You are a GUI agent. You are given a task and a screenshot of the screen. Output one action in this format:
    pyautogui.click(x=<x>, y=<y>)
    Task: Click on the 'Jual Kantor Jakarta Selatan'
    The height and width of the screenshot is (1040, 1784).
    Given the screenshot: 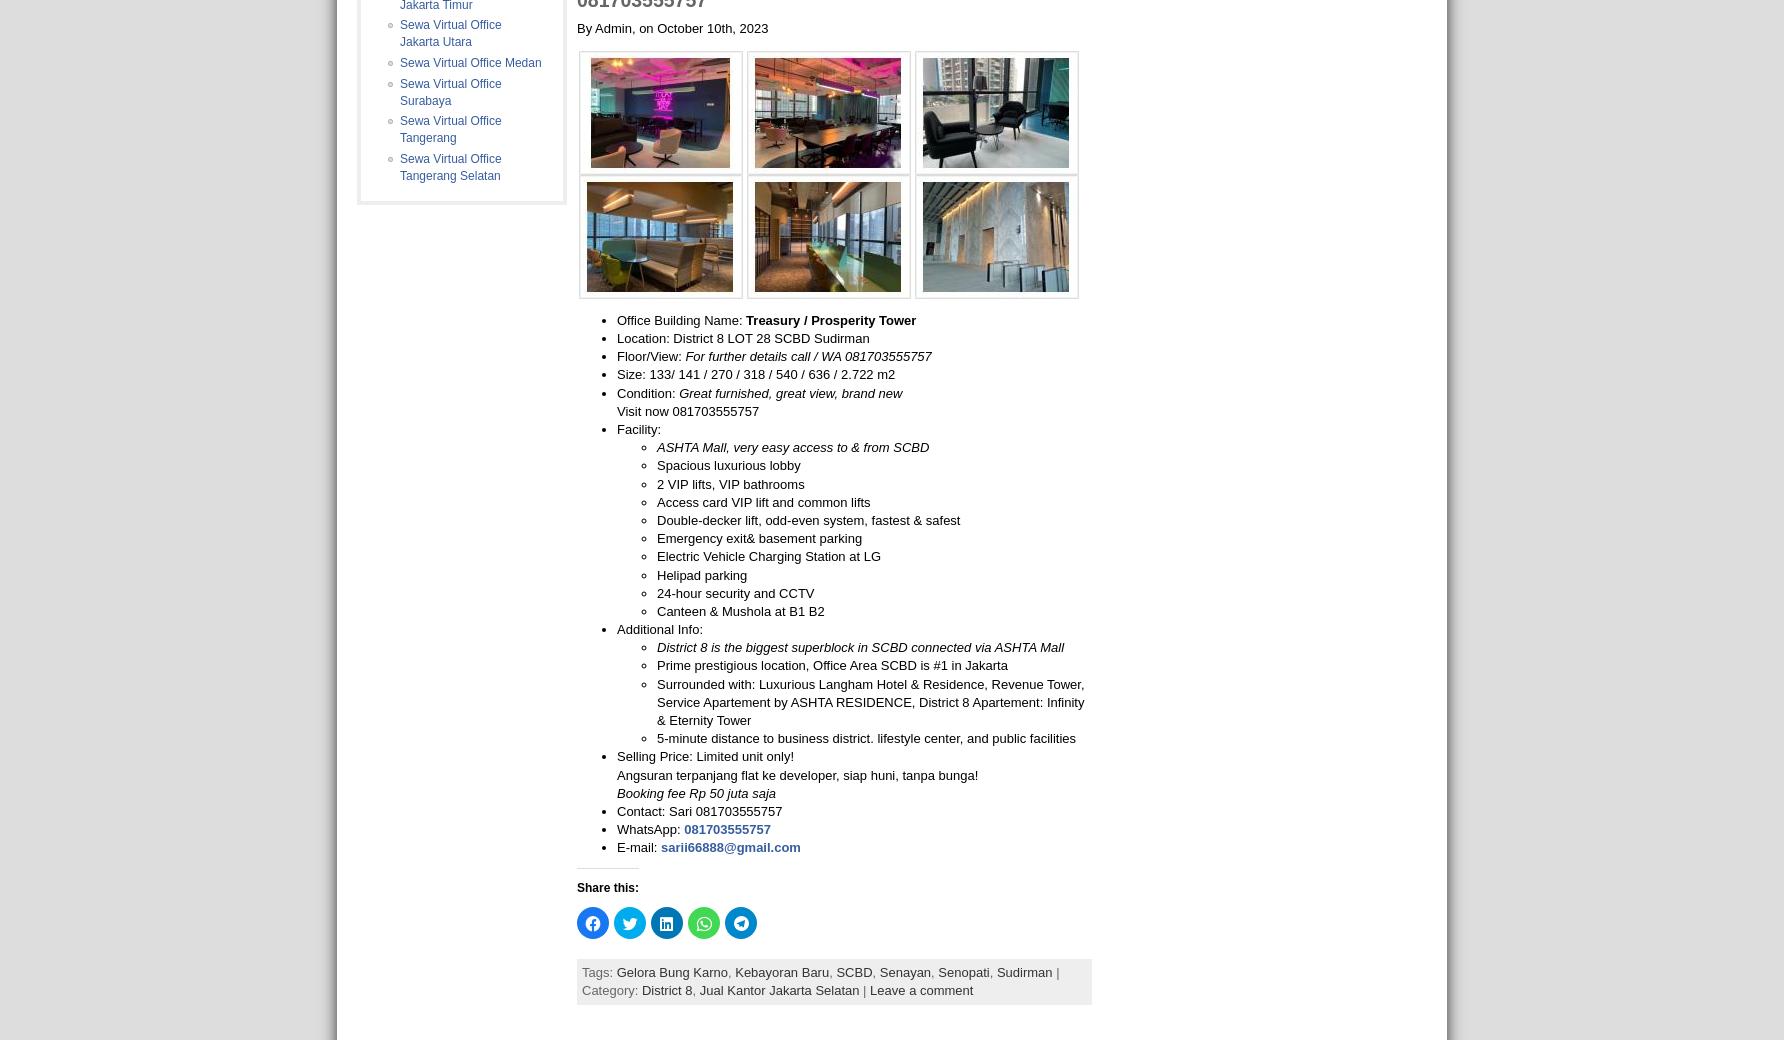 What is the action you would take?
    pyautogui.click(x=779, y=989)
    